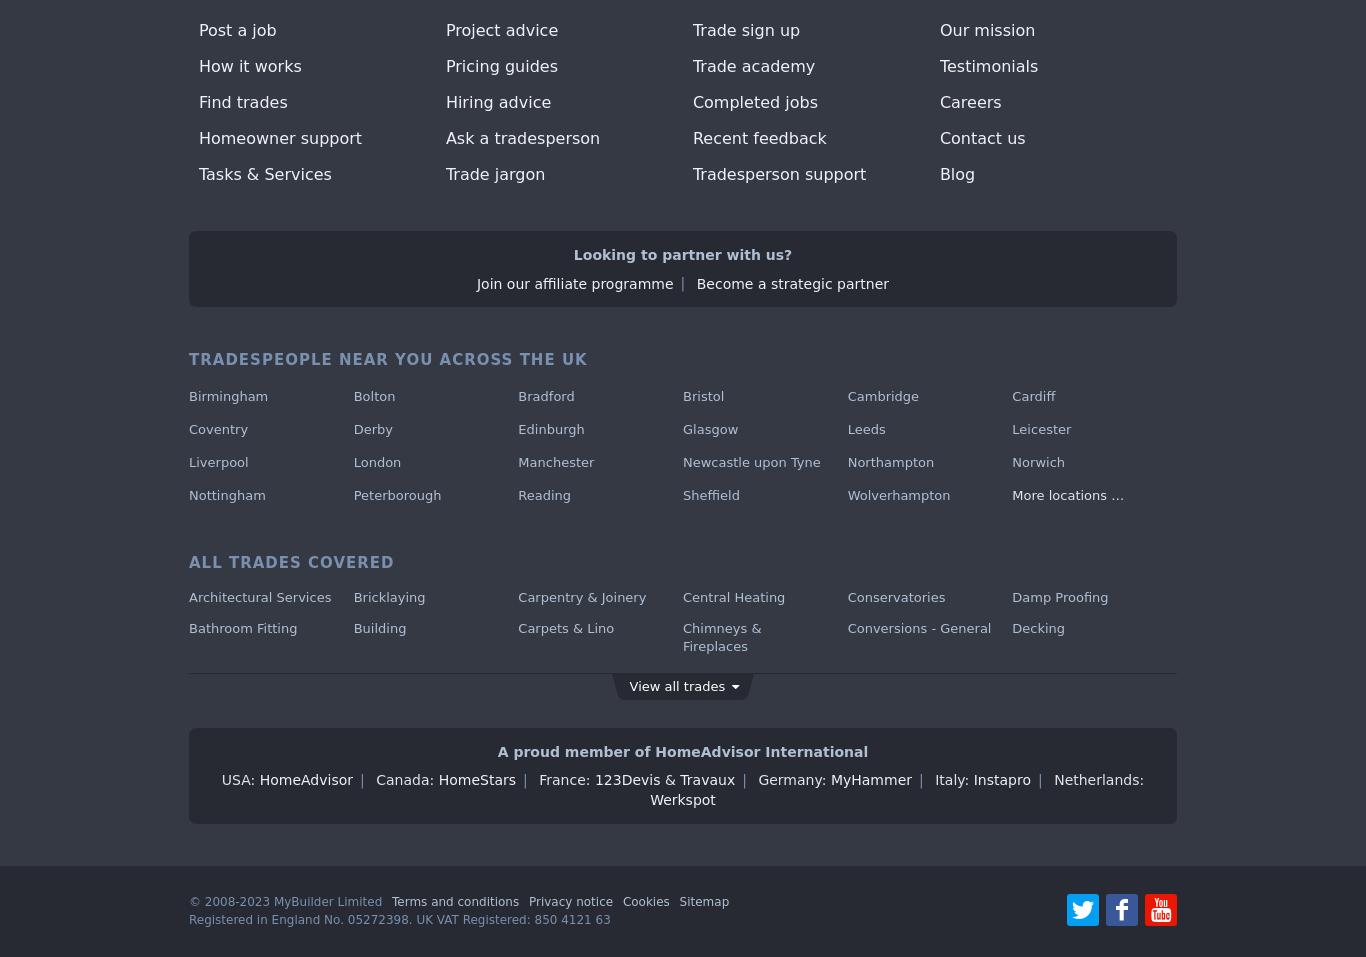 Image resolution: width=1366 pixels, height=957 pixels. I want to click on 'tradespeople near you across the UK', so click(386, 360).